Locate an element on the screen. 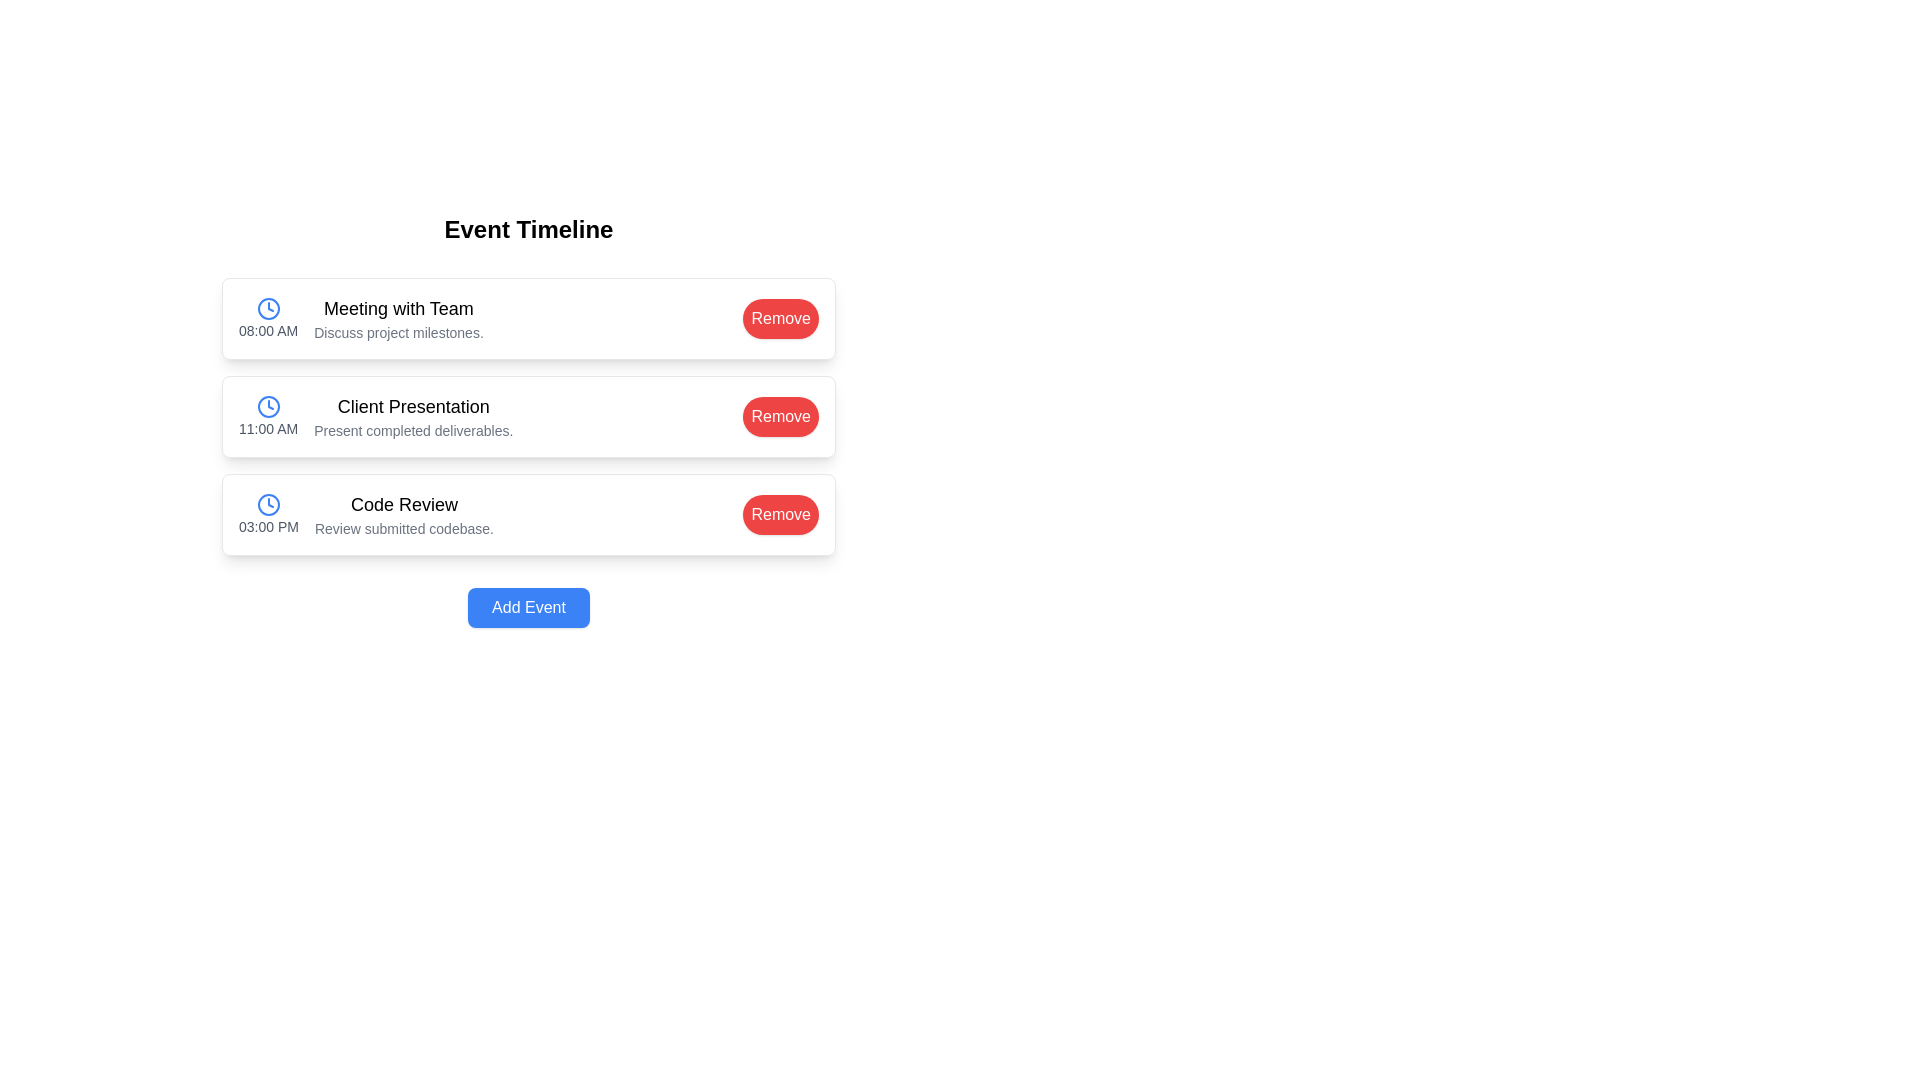 Image resolution: width=1920 pixels, height=1080 pixels. the red circular 'Remove' button located at the right edge of the 'Client Presentation' event card is located at coordinates (780, 415).